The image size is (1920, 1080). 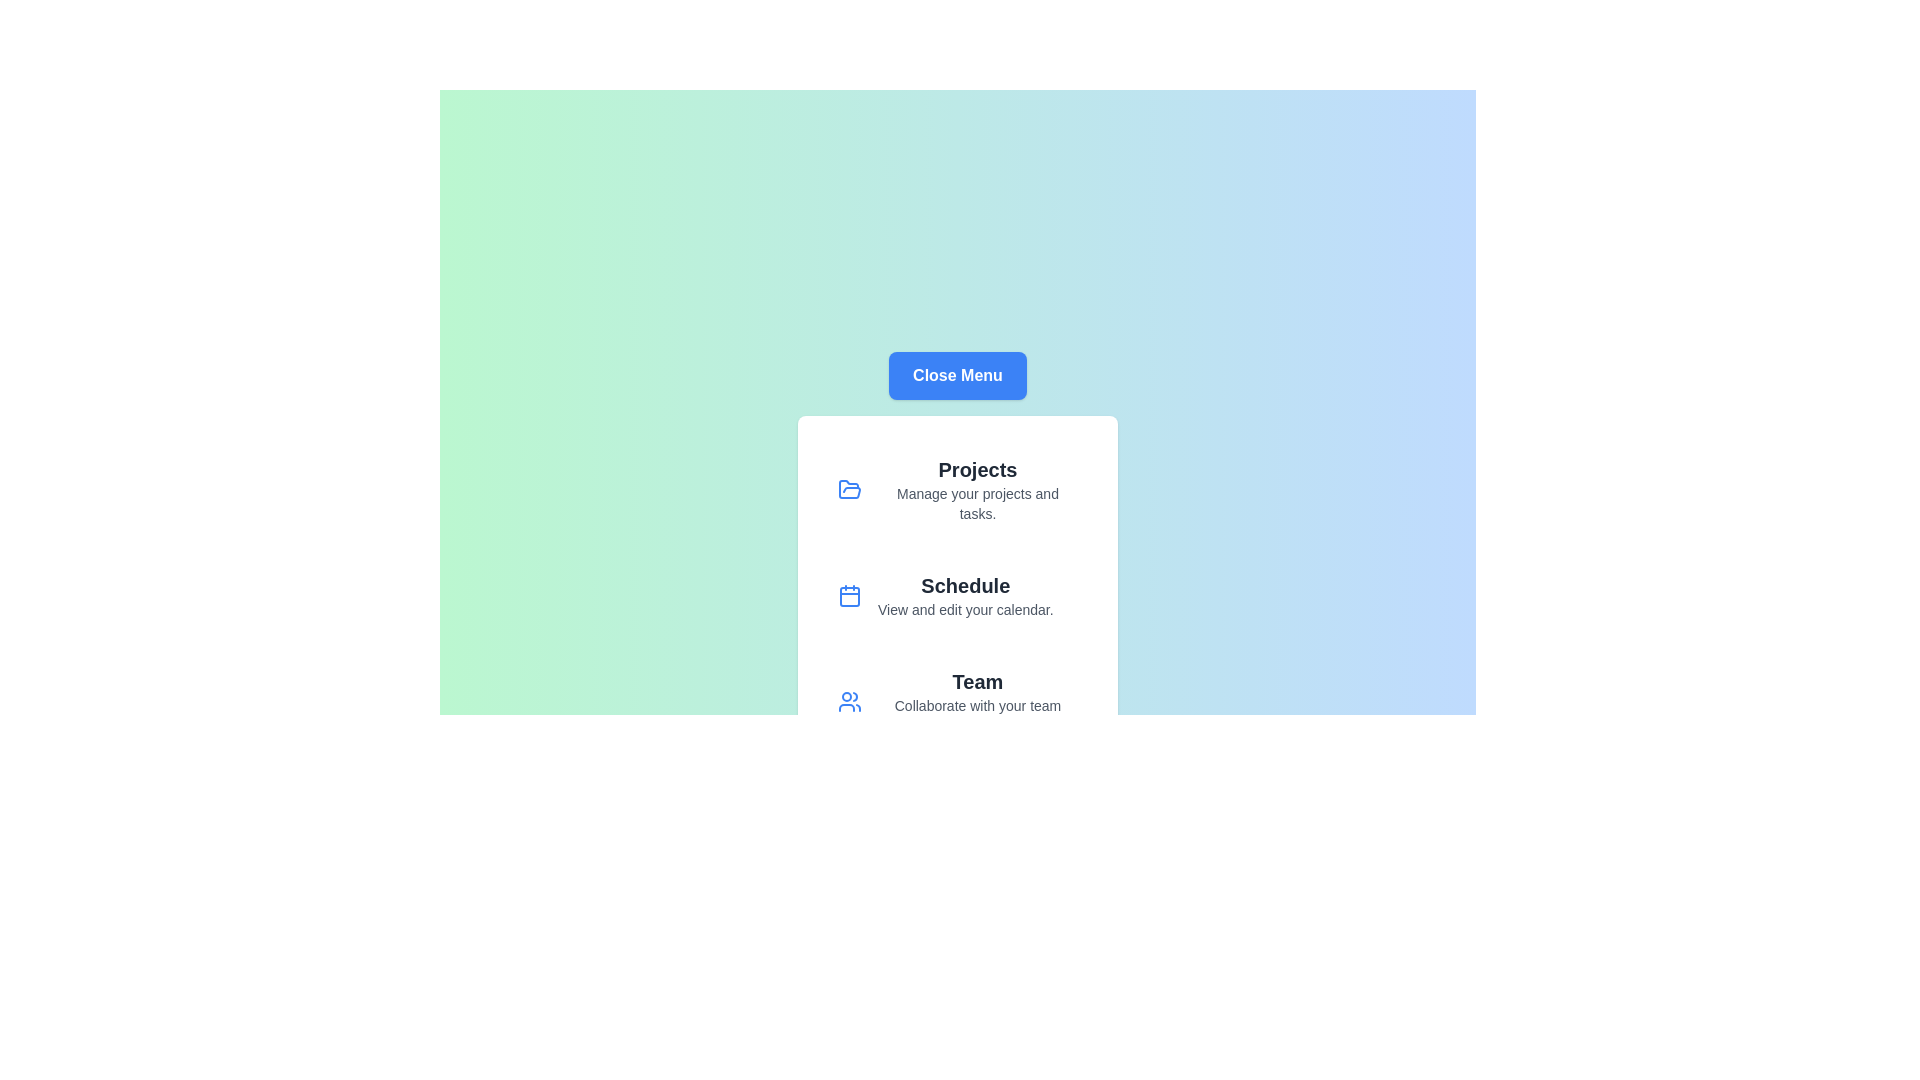 I want to click on the 'Close Menu' button to toggle the menu visibility, so click(x=957, y=375).